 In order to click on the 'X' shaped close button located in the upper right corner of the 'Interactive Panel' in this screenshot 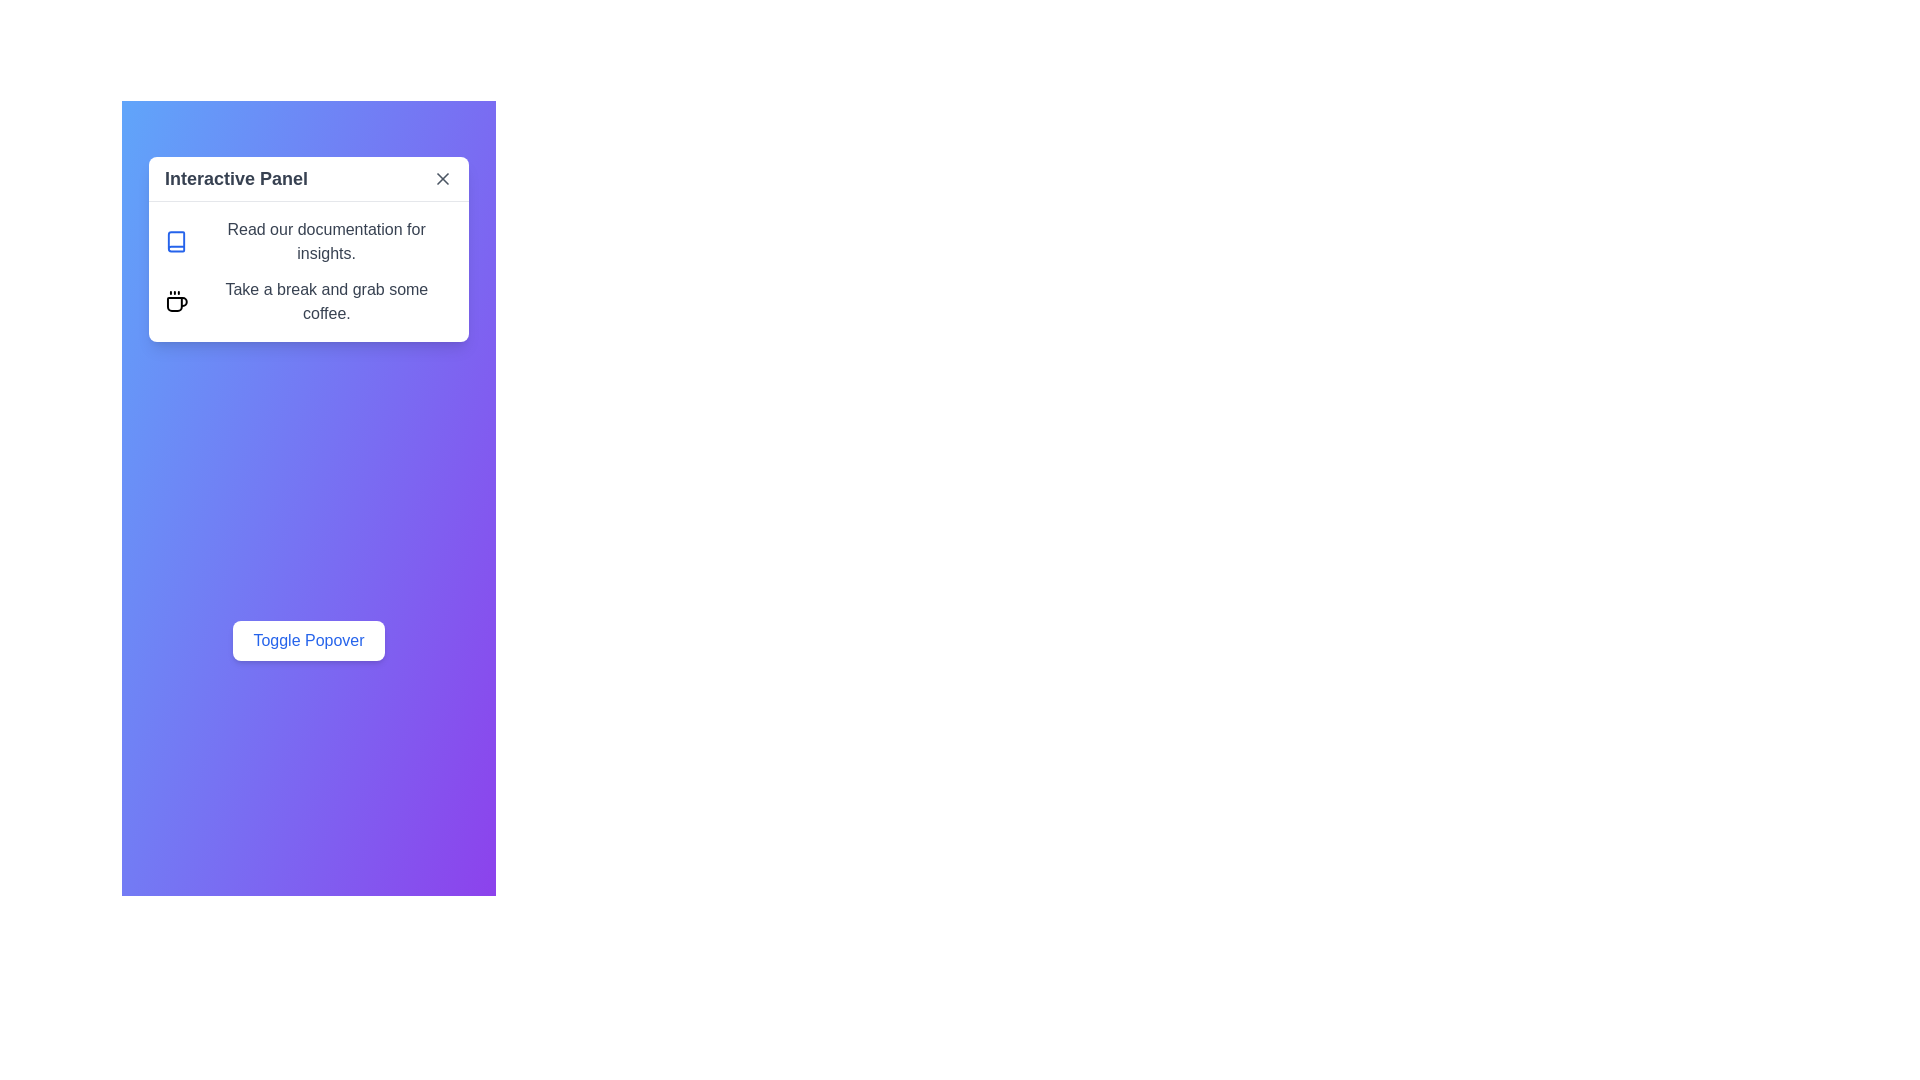, I will do `click(441, 177)`.